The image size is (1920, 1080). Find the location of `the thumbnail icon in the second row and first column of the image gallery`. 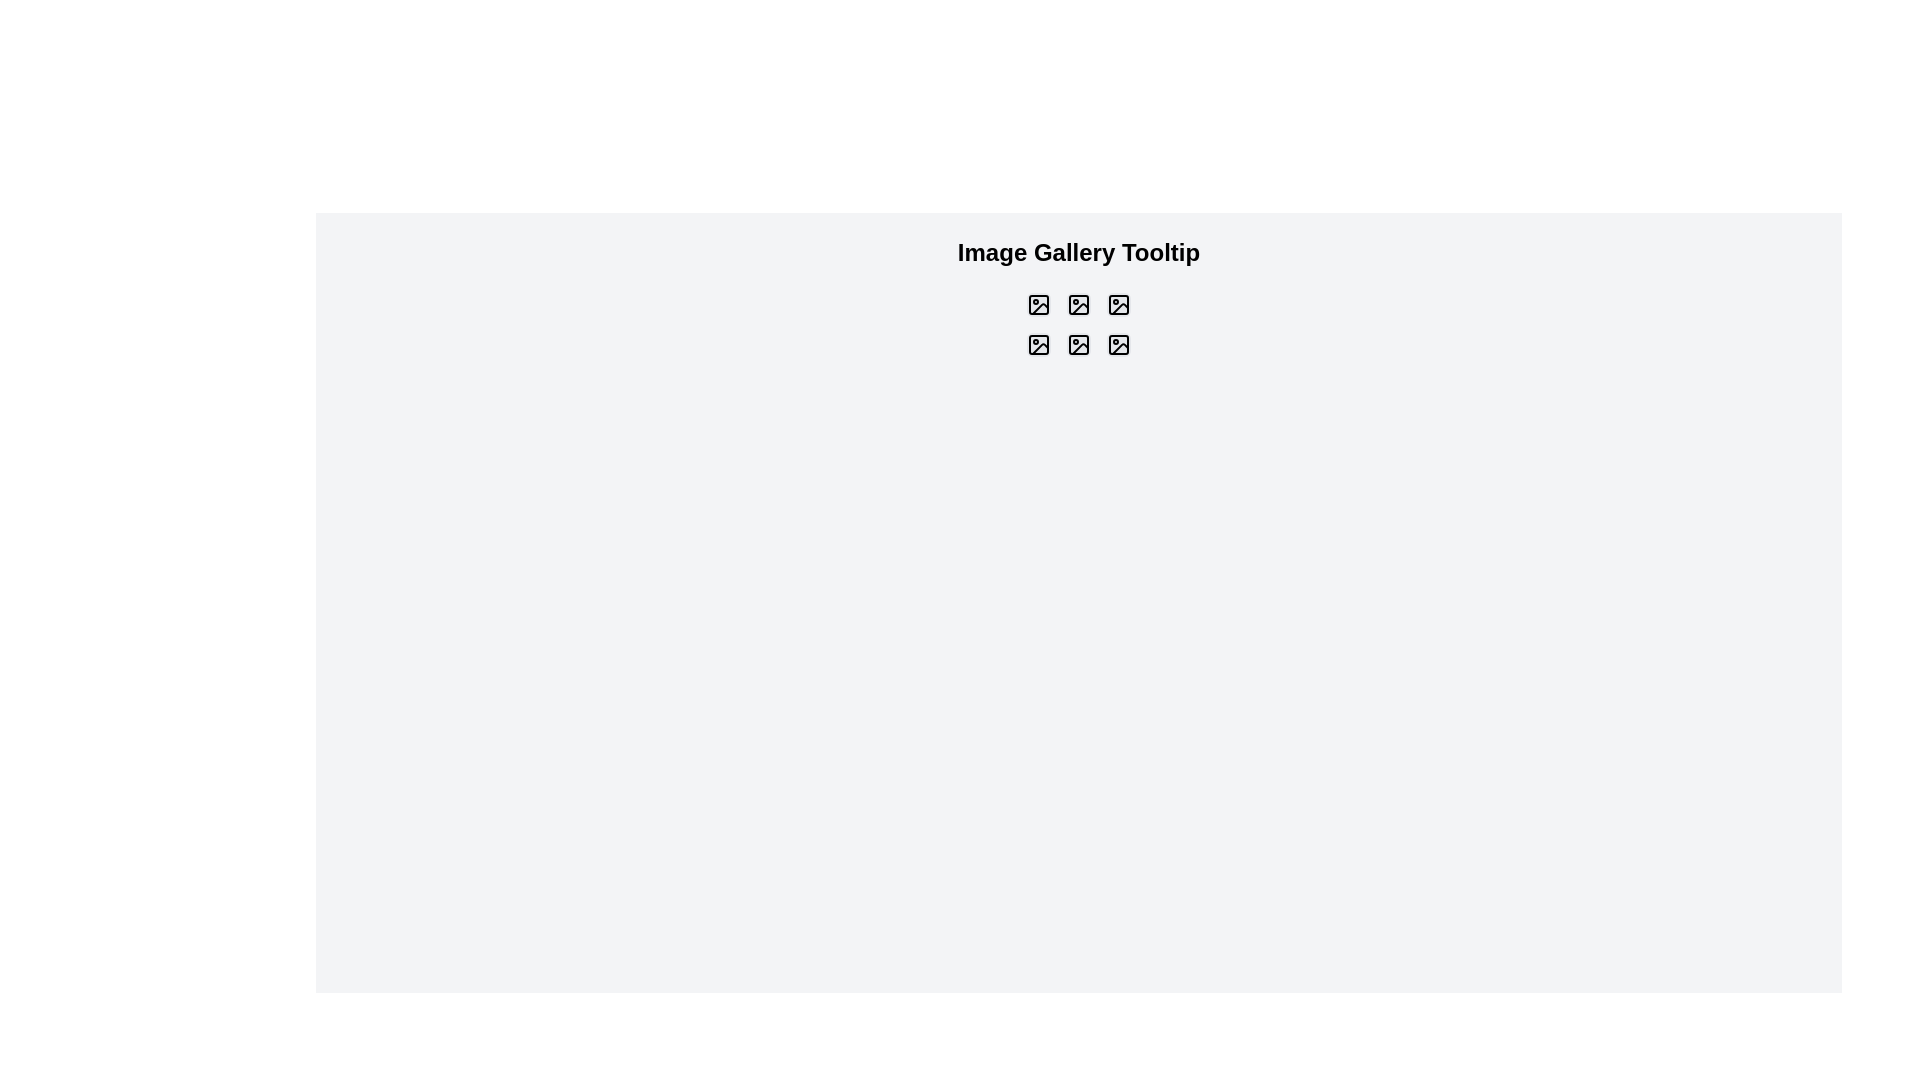

the thumbnail icon in the second row and first column of the image gallery is located at coordinates (1038, 343).